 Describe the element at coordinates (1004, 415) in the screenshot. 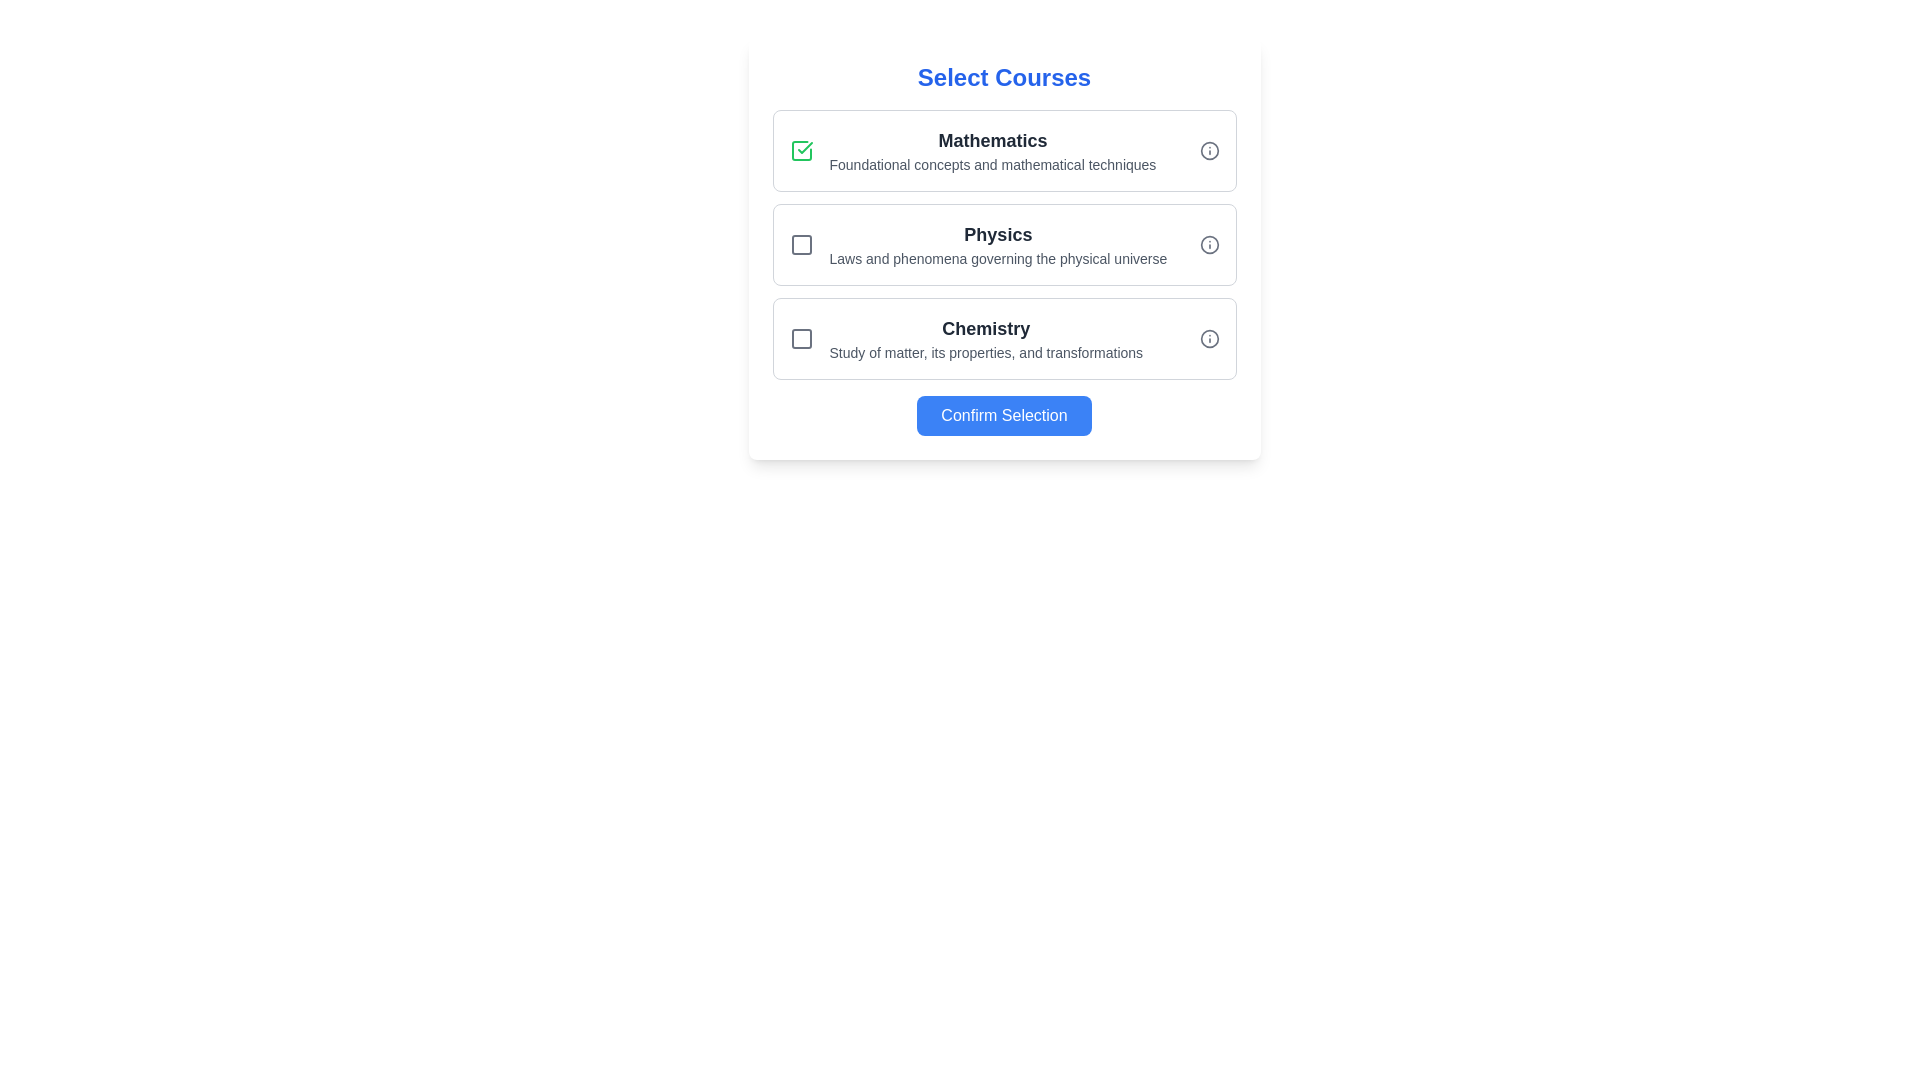

I see `the blue 'Confirm Selection' button with white bold text located at the bottom of the modal to confirm the selection` at that location.